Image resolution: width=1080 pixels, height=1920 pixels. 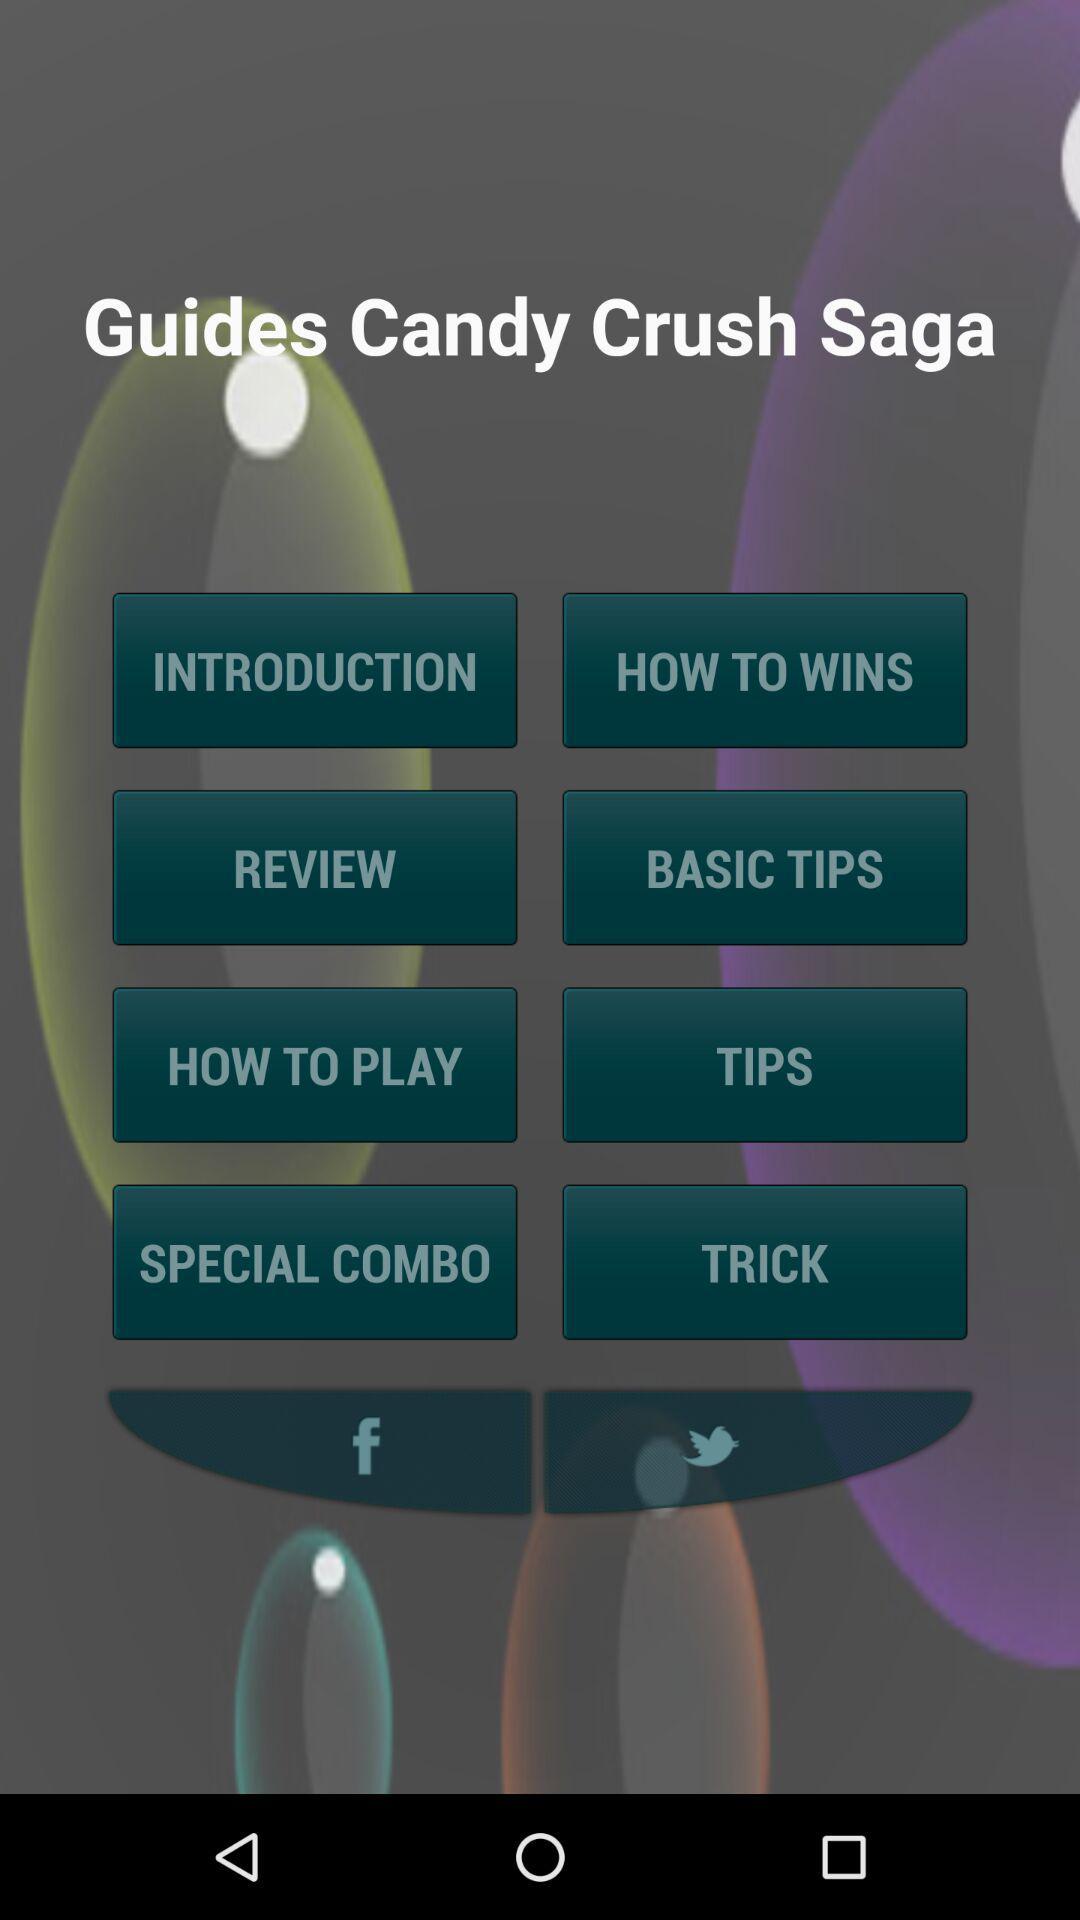 What do you see at coordinates (314, 1452) in the screenshot?
I see `connect with facebook` at bounding box center [314, 1452].